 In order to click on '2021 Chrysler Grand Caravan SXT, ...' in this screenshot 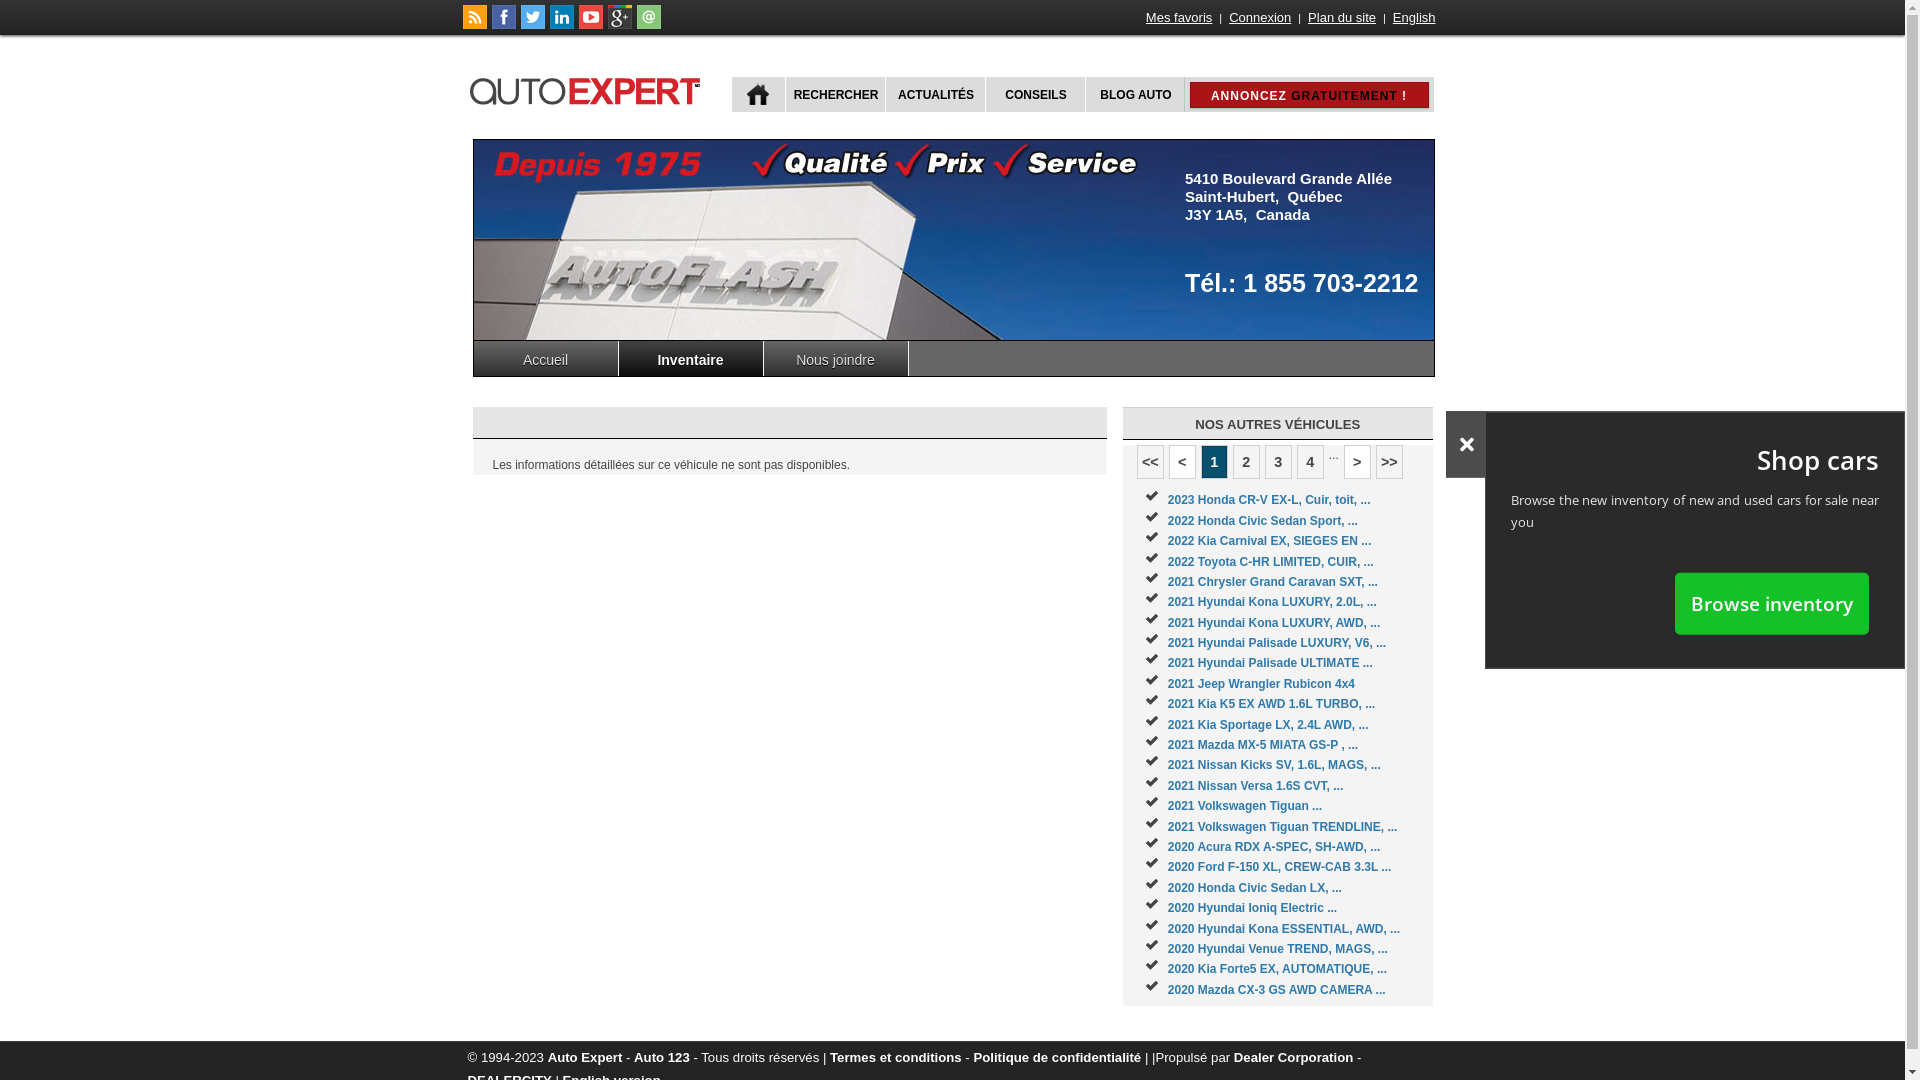, I will do `click(1271, 582)`.